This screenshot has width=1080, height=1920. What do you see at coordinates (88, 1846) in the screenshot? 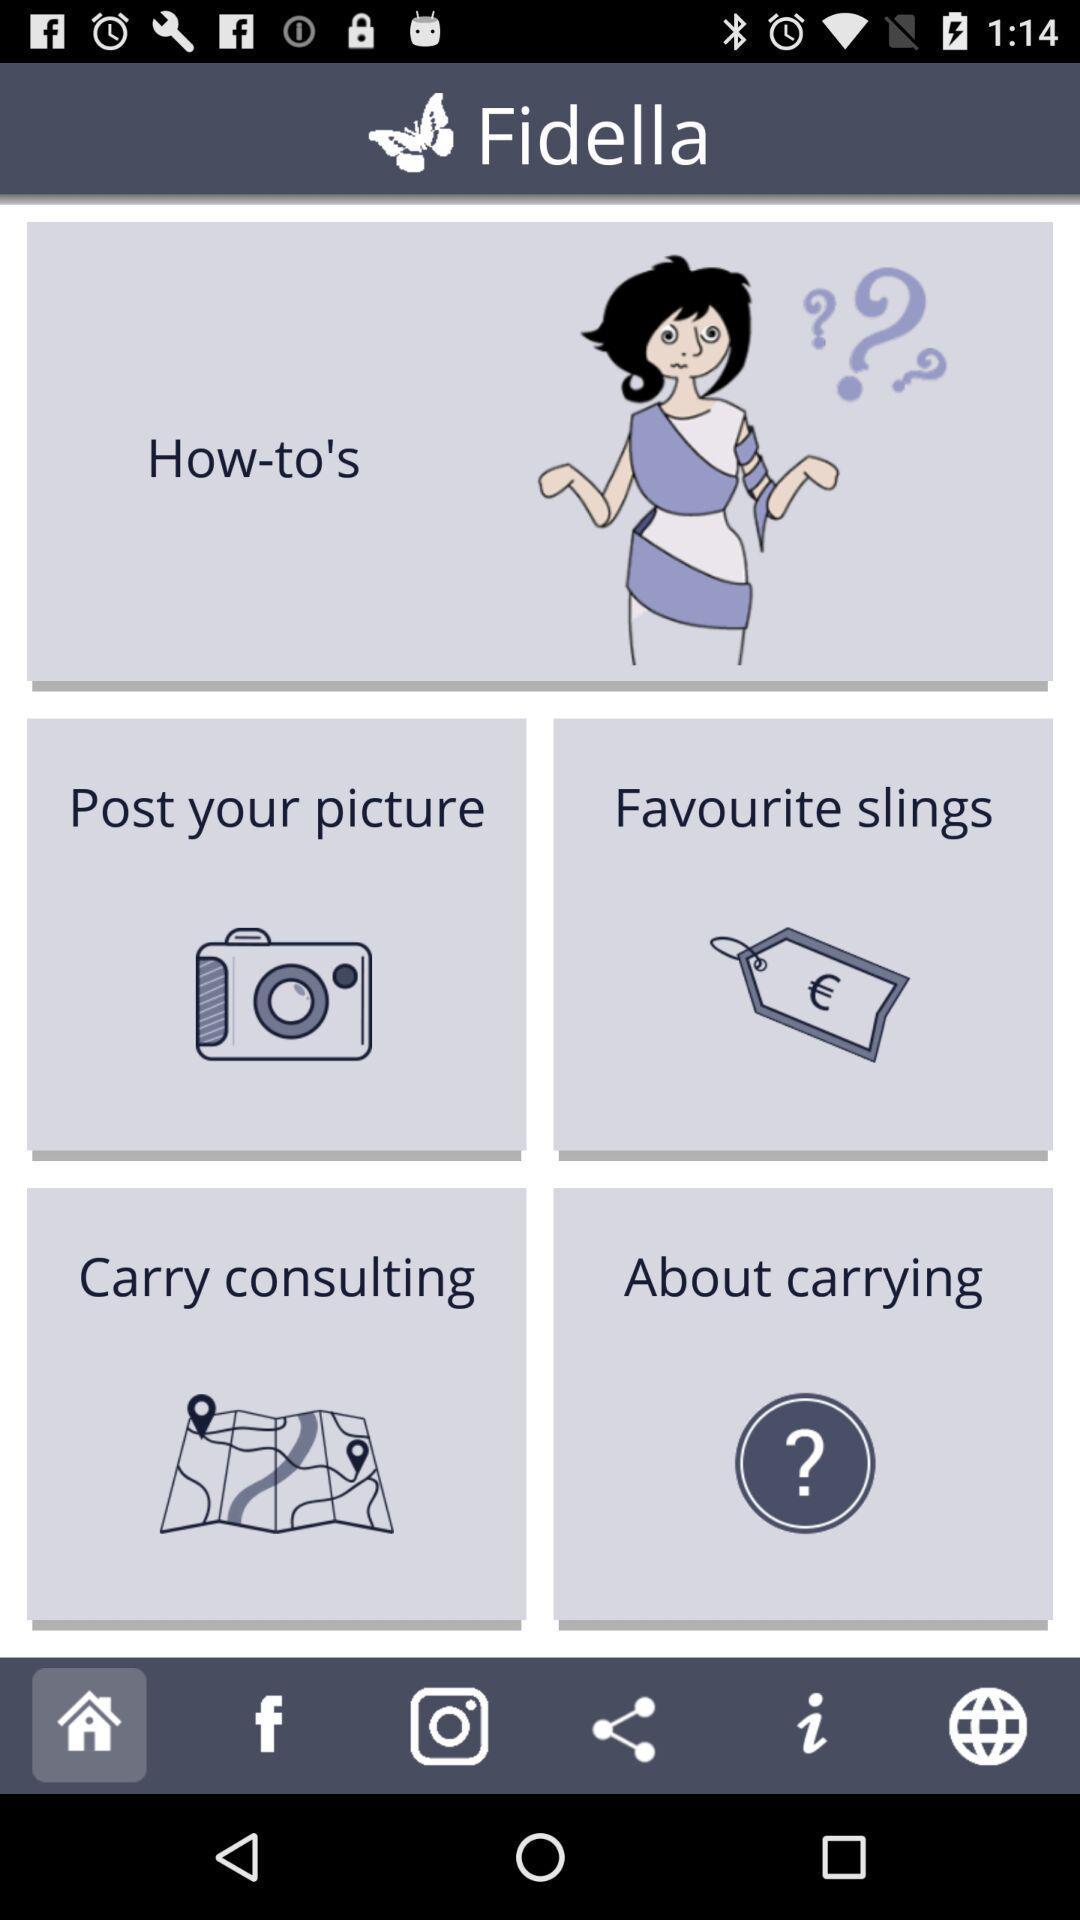
I see `the home icon` at bounding box center [88, 1846].